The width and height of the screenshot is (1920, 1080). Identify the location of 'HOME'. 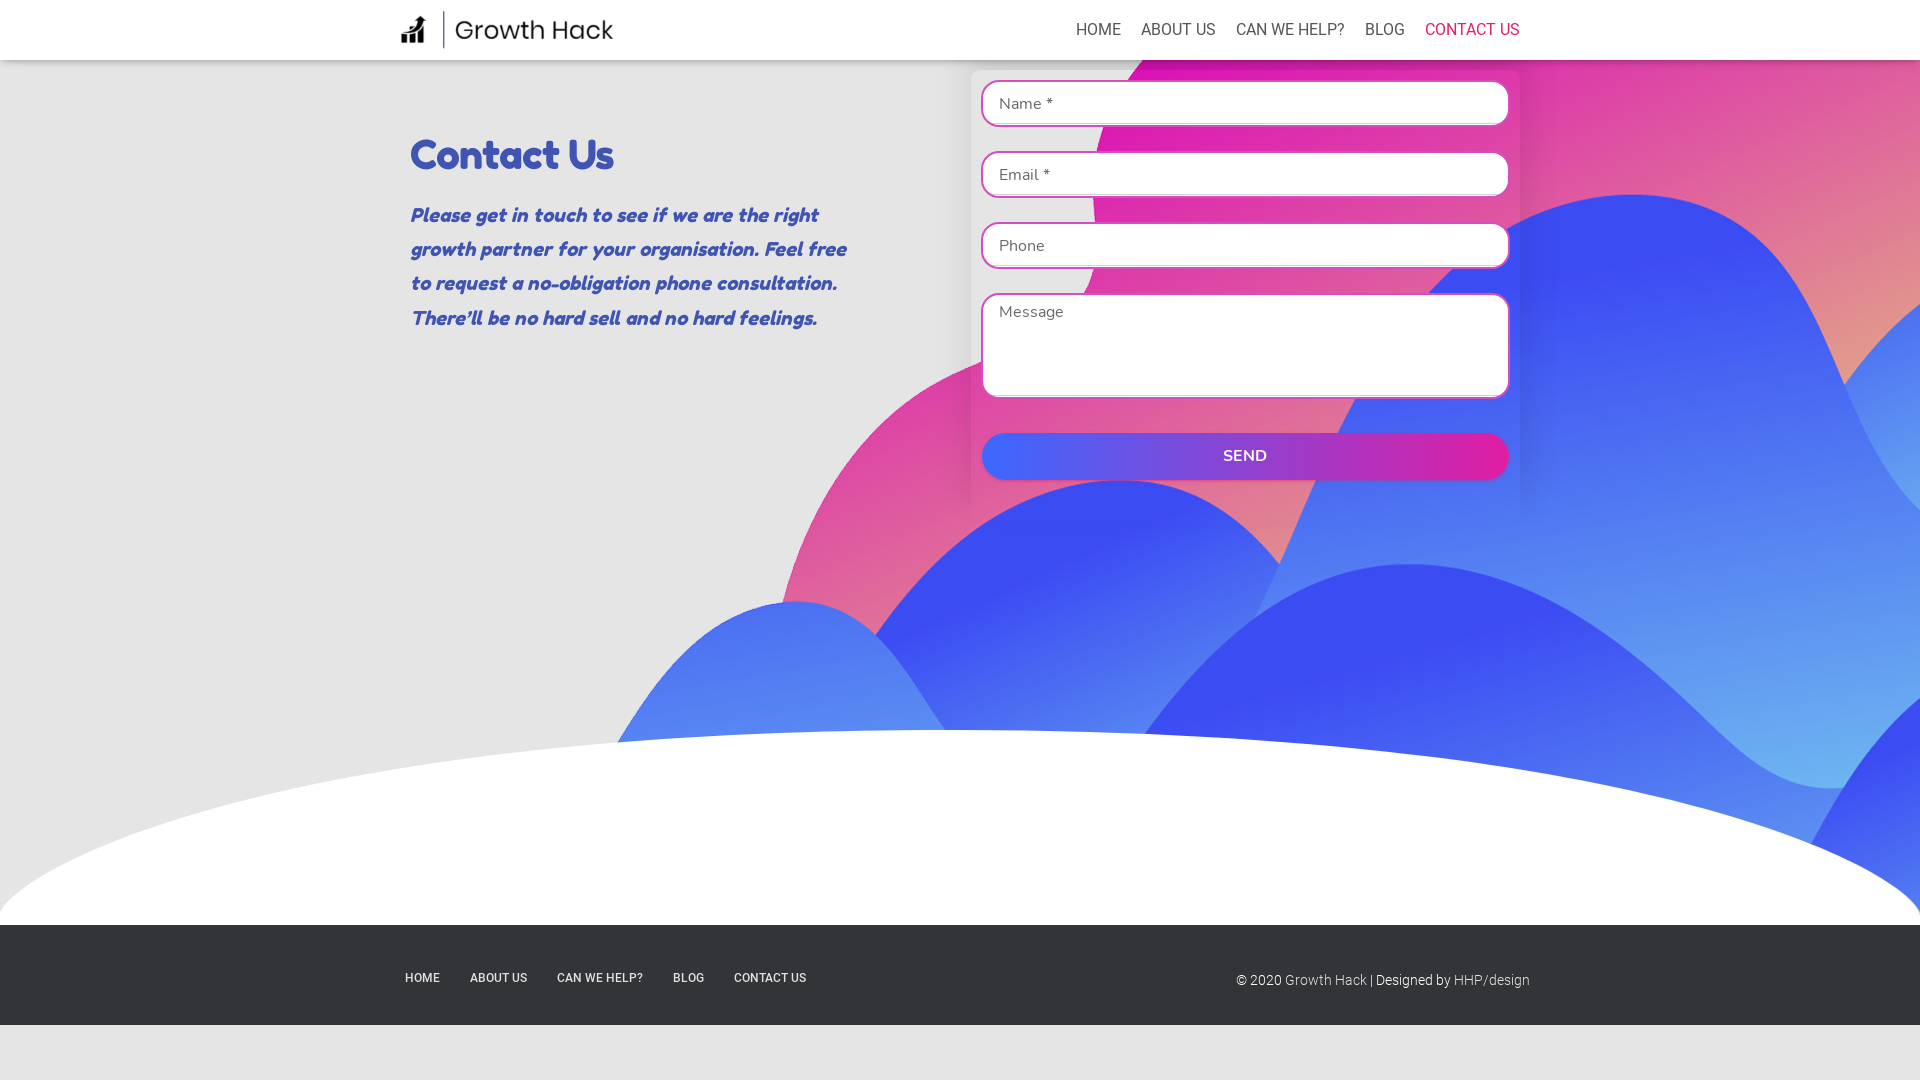
(1064, 30).